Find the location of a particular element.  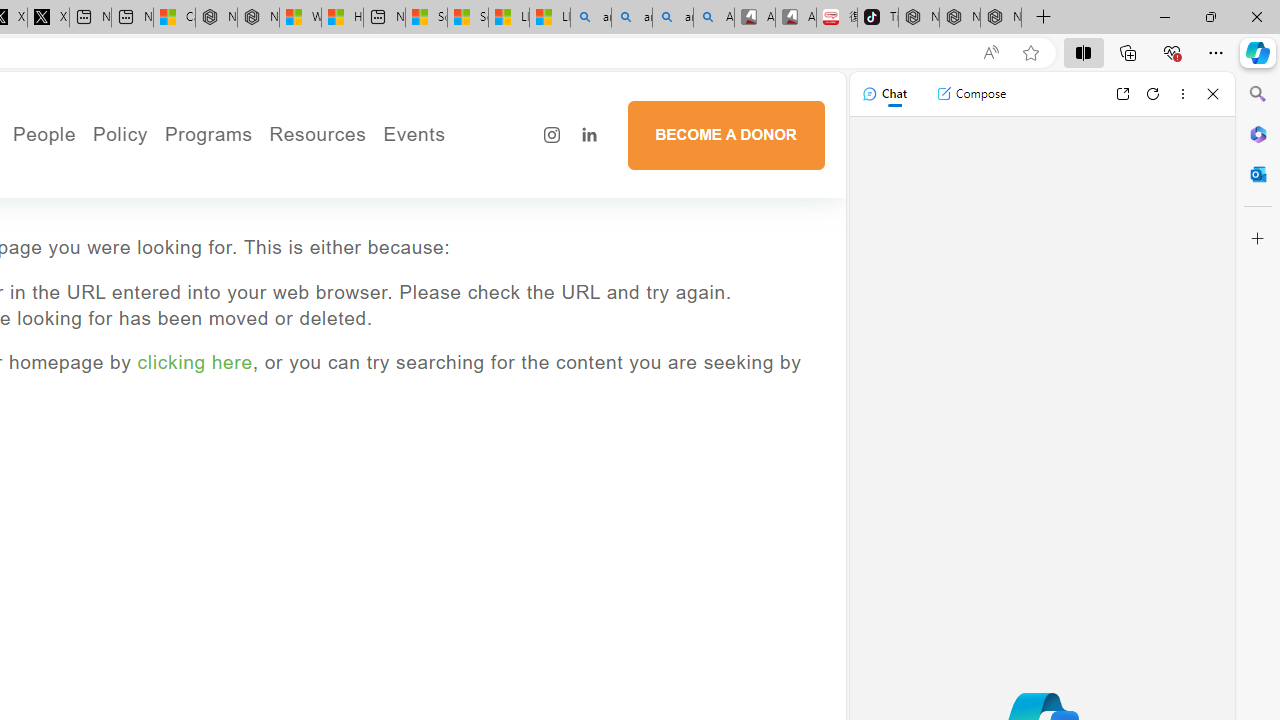

'Huge shark washes ashore at New York City beach | Watch' is located at coordinates (343, 17).